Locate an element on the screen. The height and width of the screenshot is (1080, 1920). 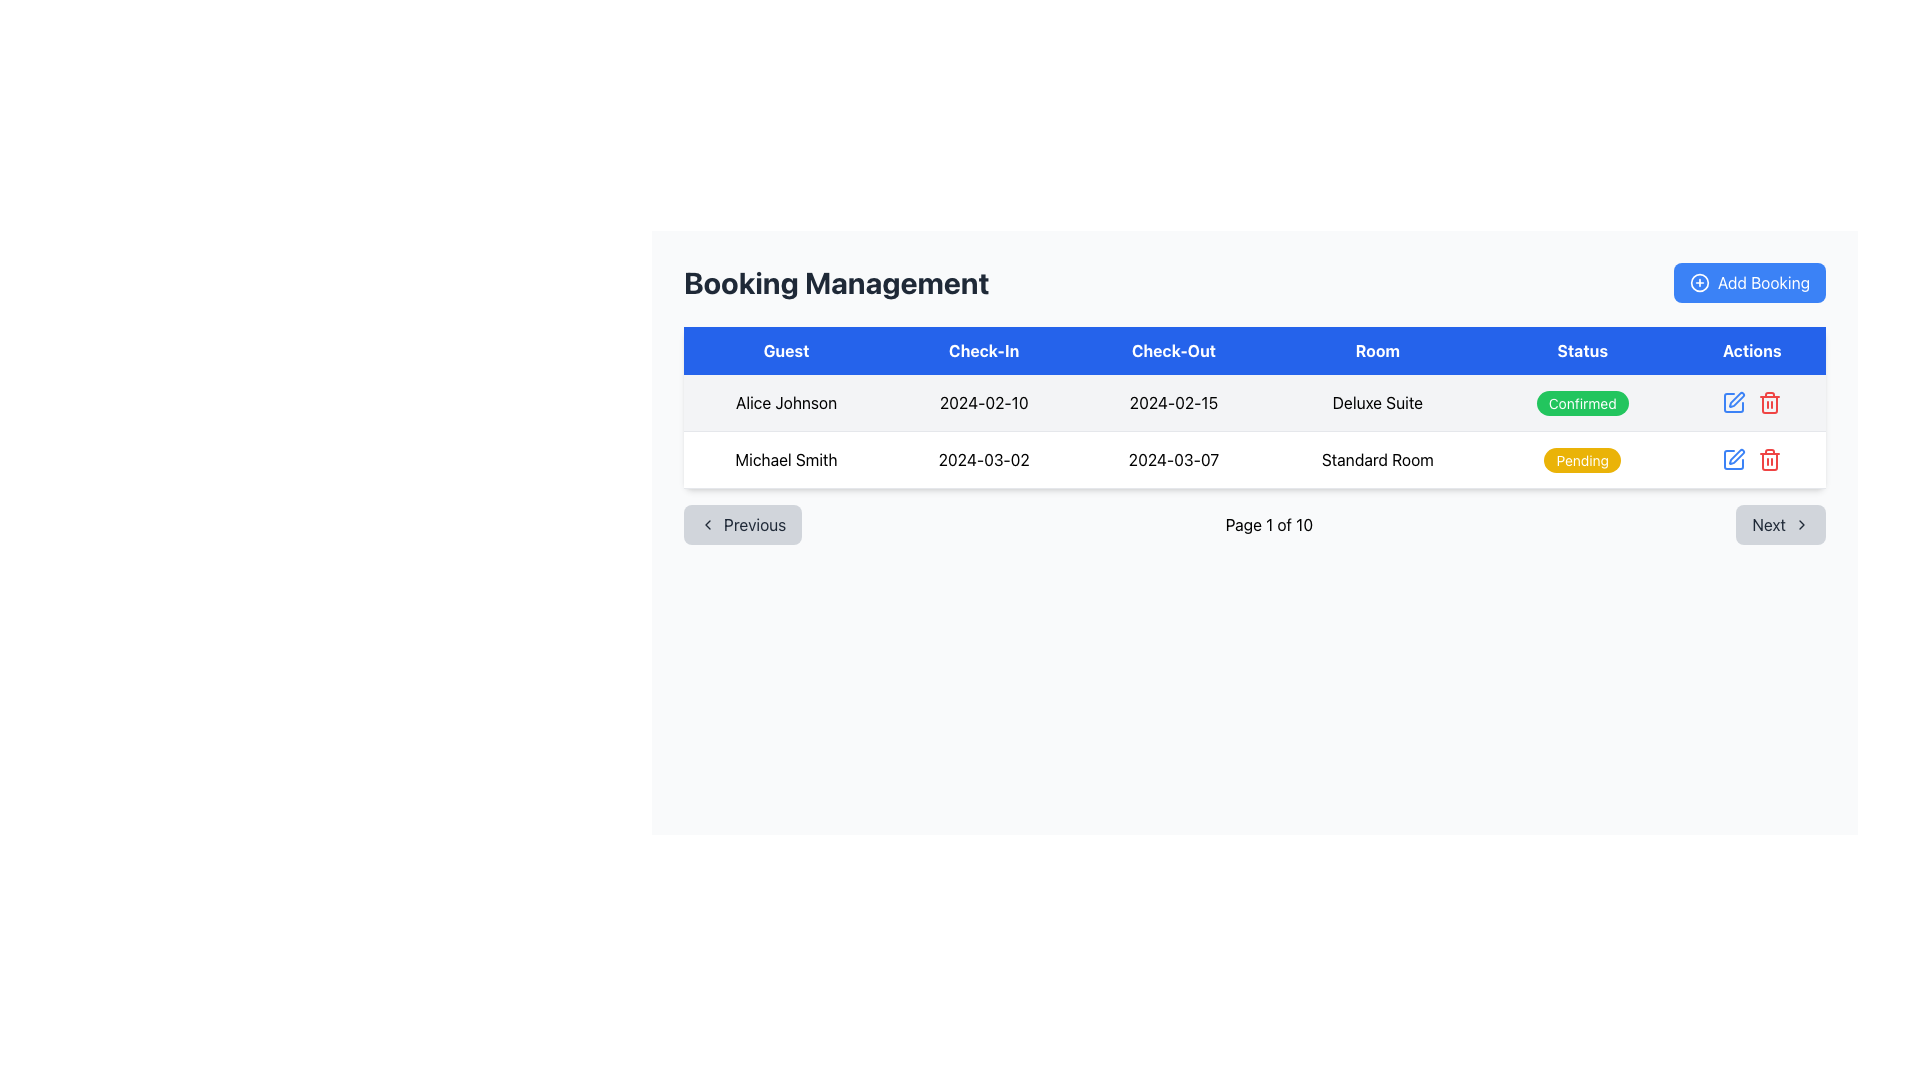
the leftward-pointing chevron icon within the 'Previous' button located at the bottom-left corner of the pagination control area is located at coordinates (708, 523).